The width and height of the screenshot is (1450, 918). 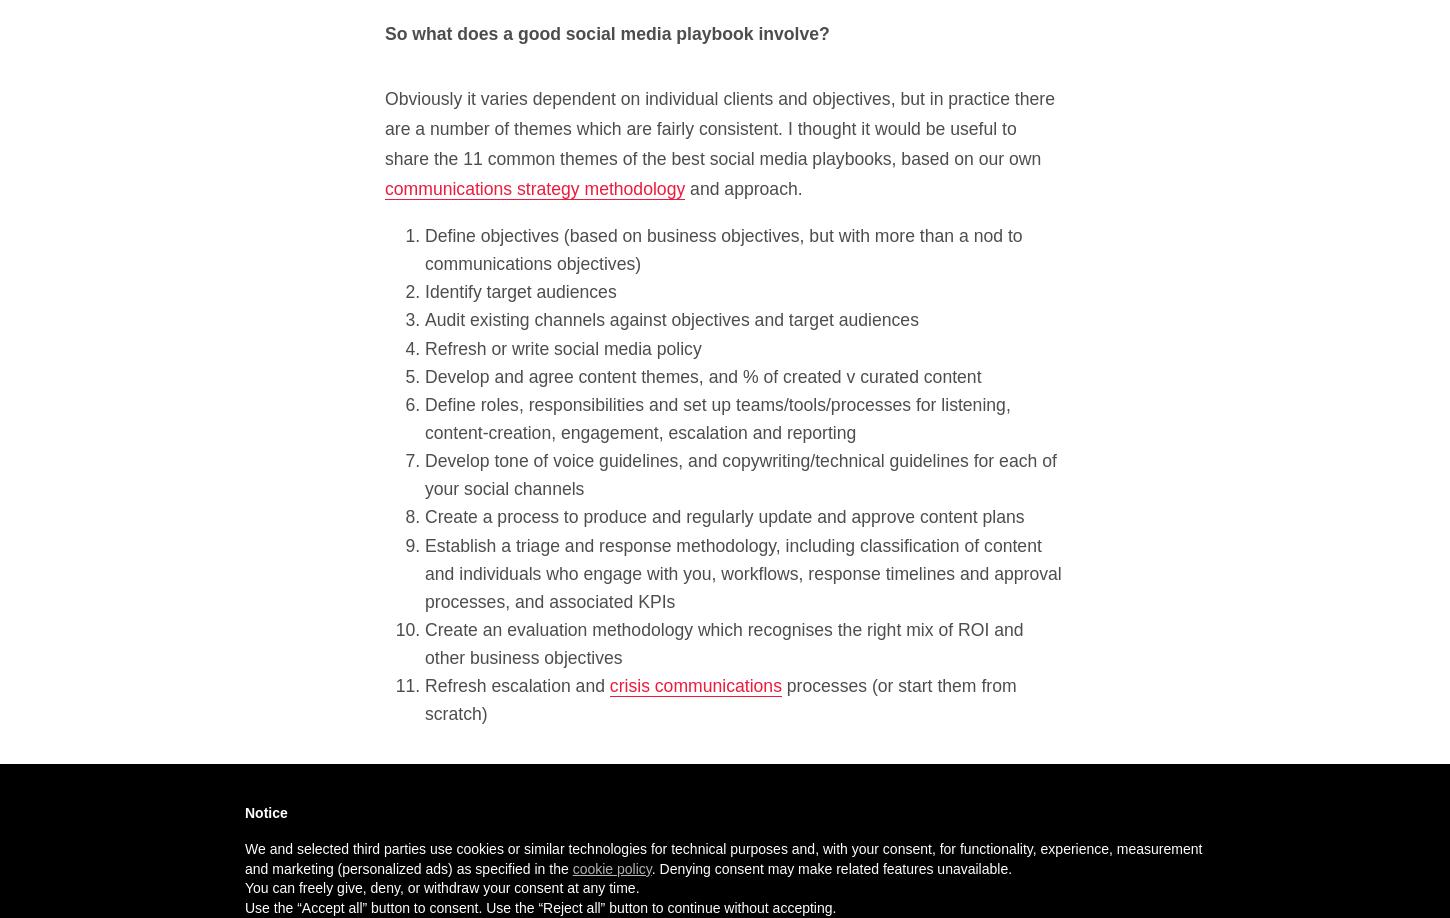 I want to click on 'and approach.', so click(x=743, y=188).